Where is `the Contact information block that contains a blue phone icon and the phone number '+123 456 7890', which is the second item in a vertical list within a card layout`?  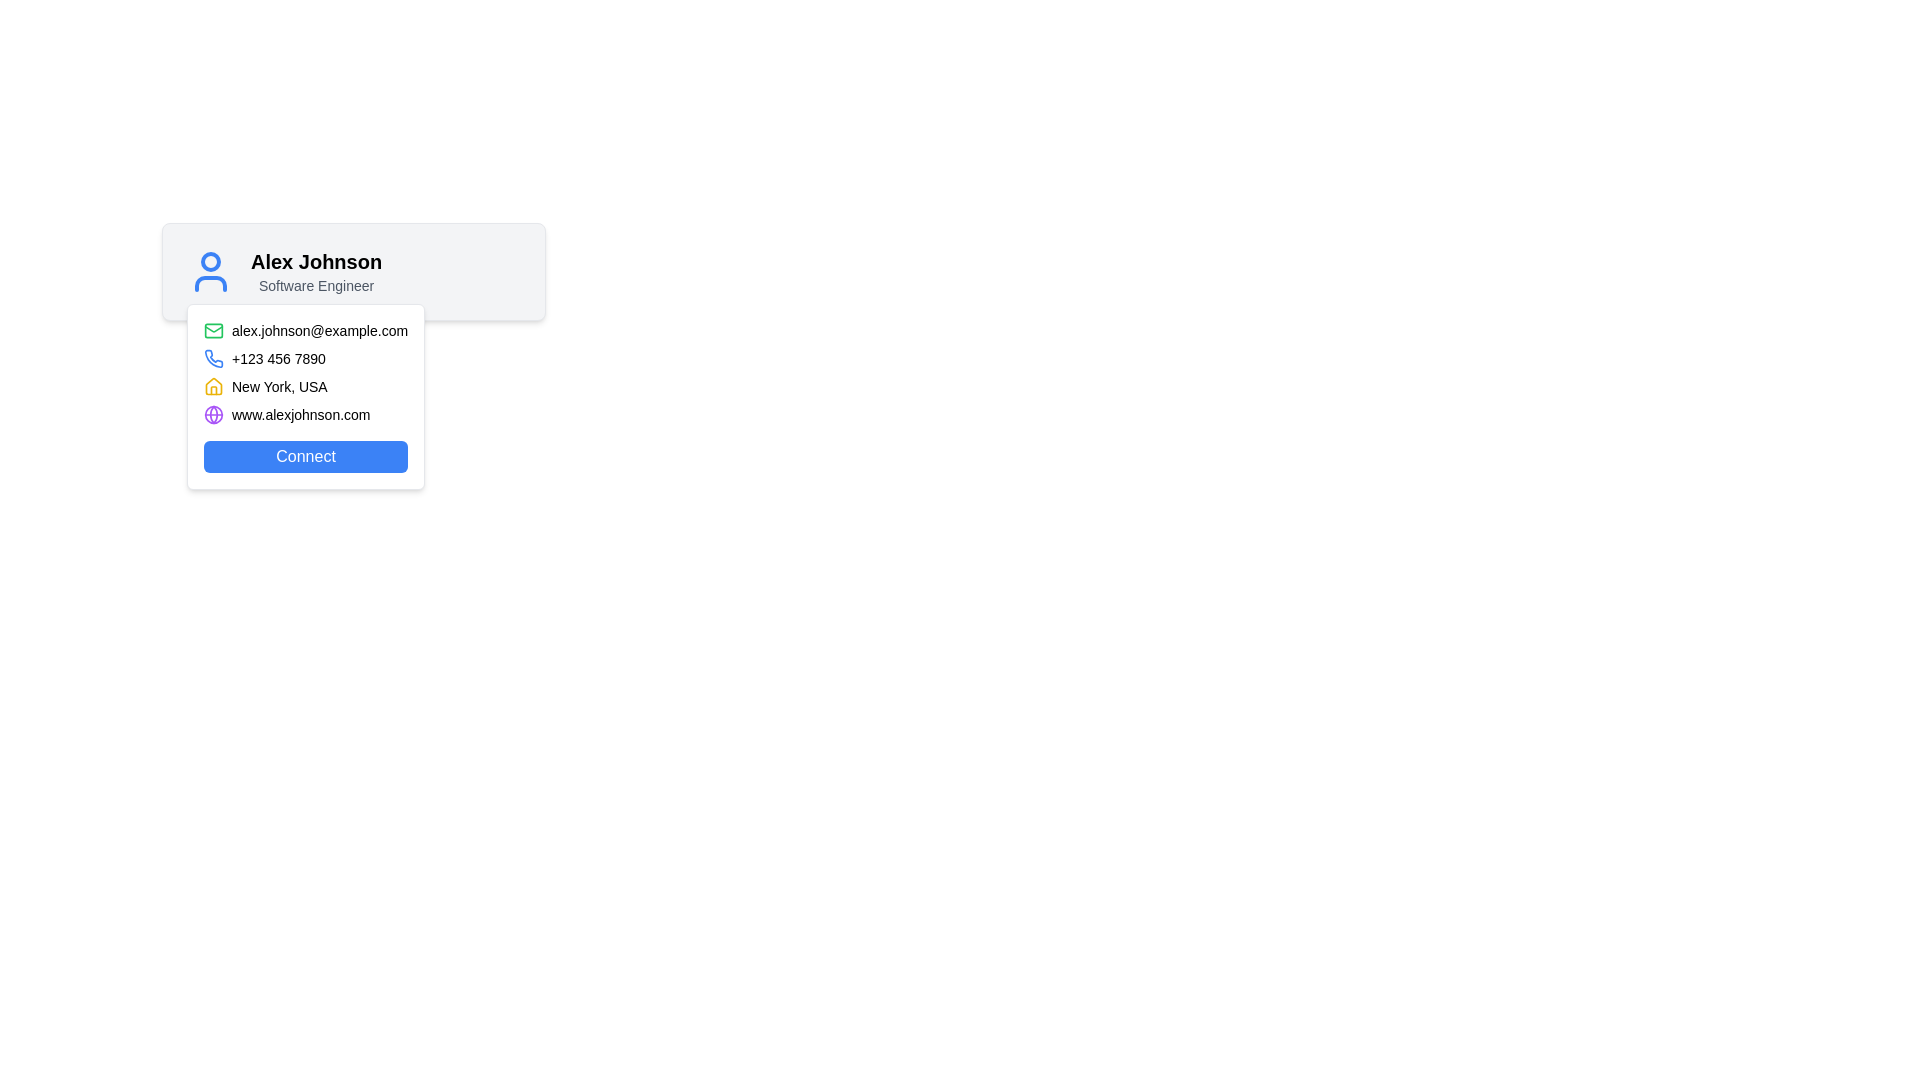
the Contact information block that contains a blue phone icon and the phone number '+123 456 7890', which is the second item in a vertical list within a card layout is located at coordinates (305, 357).